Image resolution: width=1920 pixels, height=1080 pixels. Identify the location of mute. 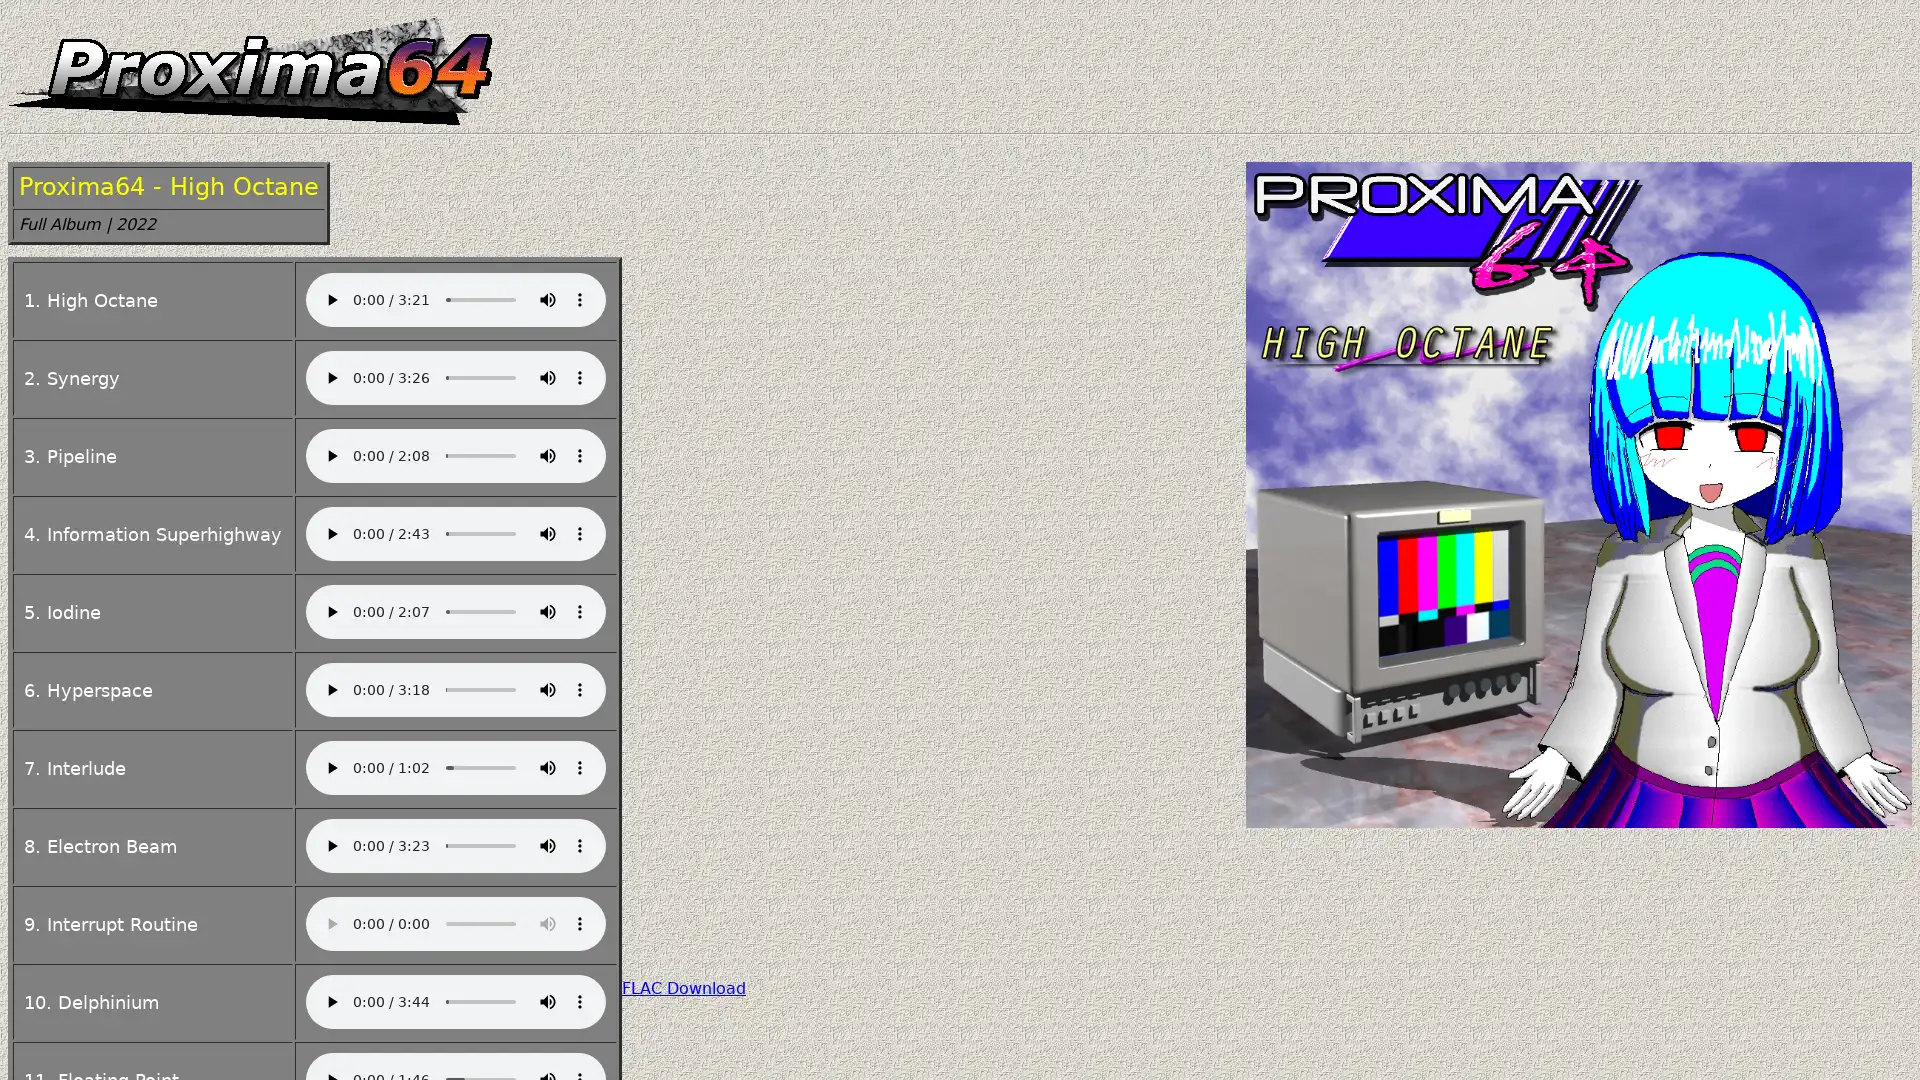
(547, 924).